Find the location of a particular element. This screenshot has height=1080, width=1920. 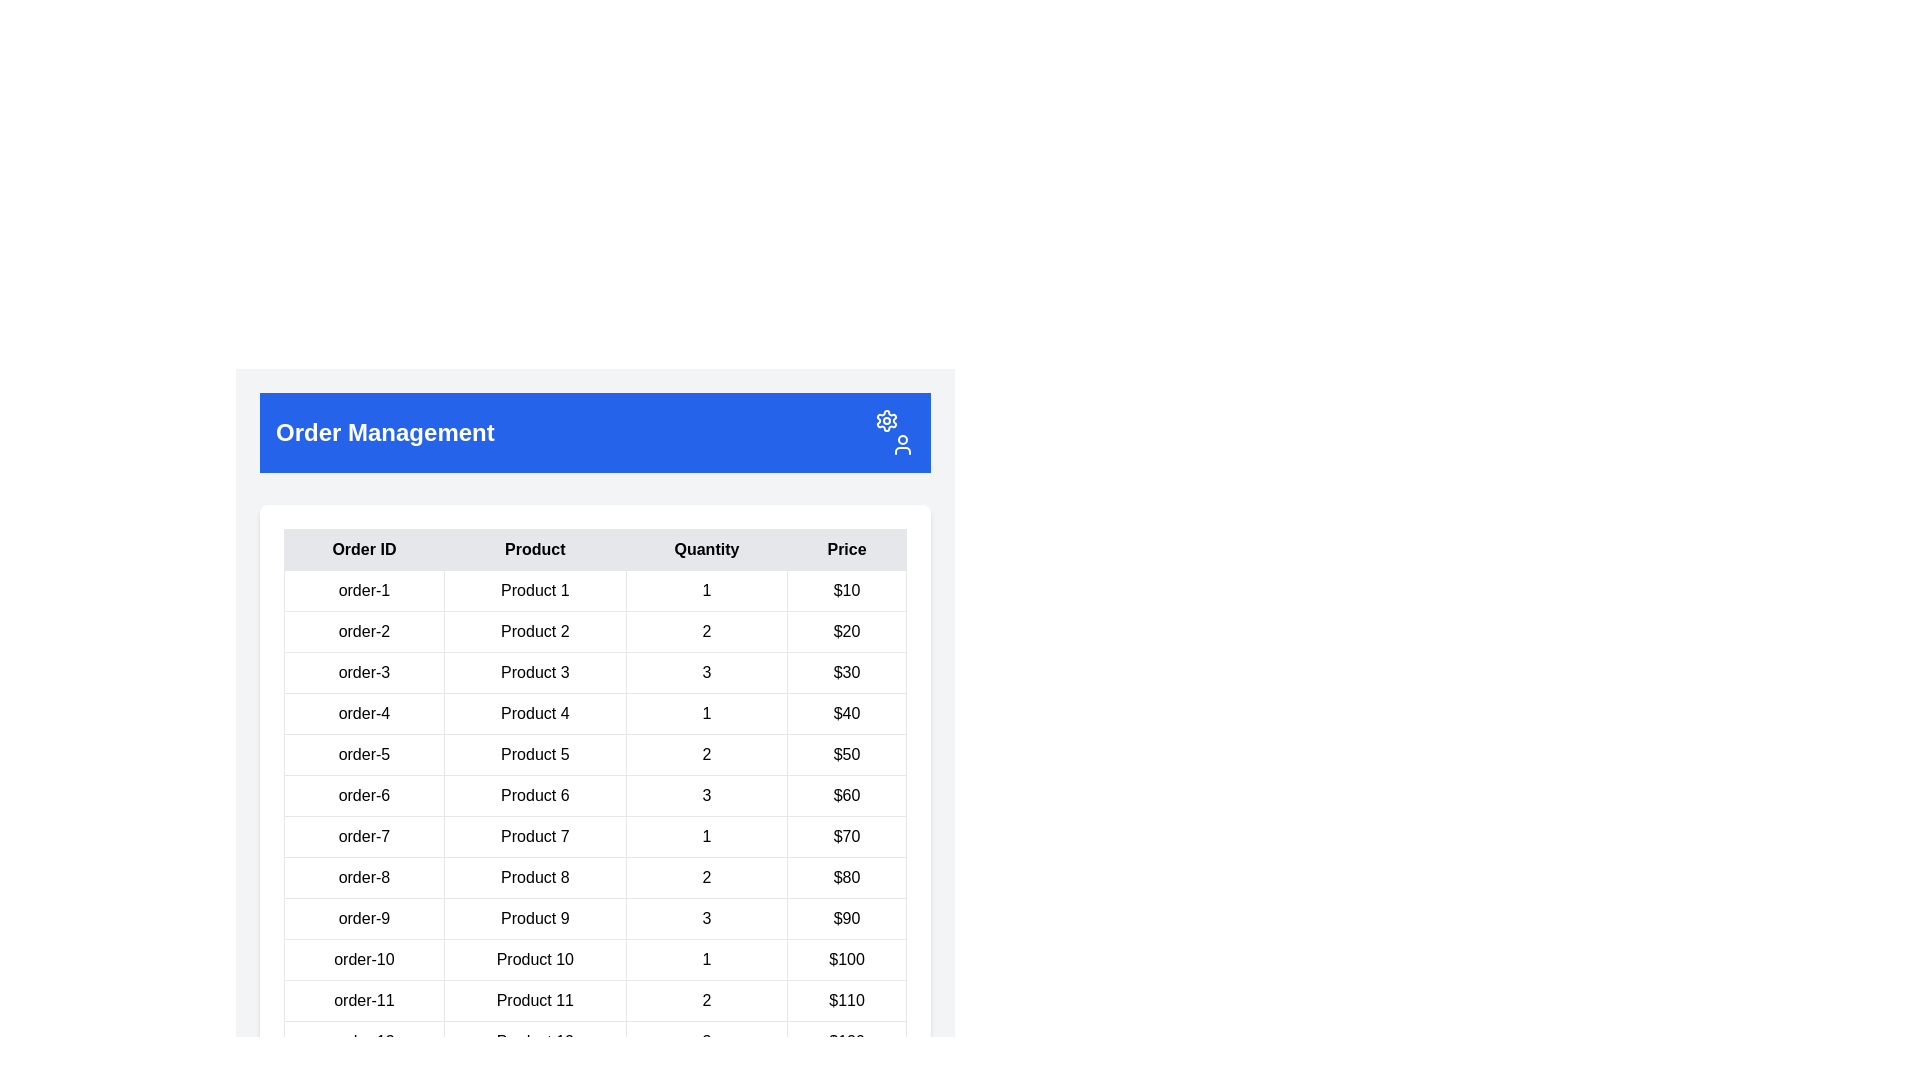

value displayed in the Text Display Cell, which shows '3' and is located in the 'Quantity' column of the table for 'order-12' is located at coordinates (706, 1040).